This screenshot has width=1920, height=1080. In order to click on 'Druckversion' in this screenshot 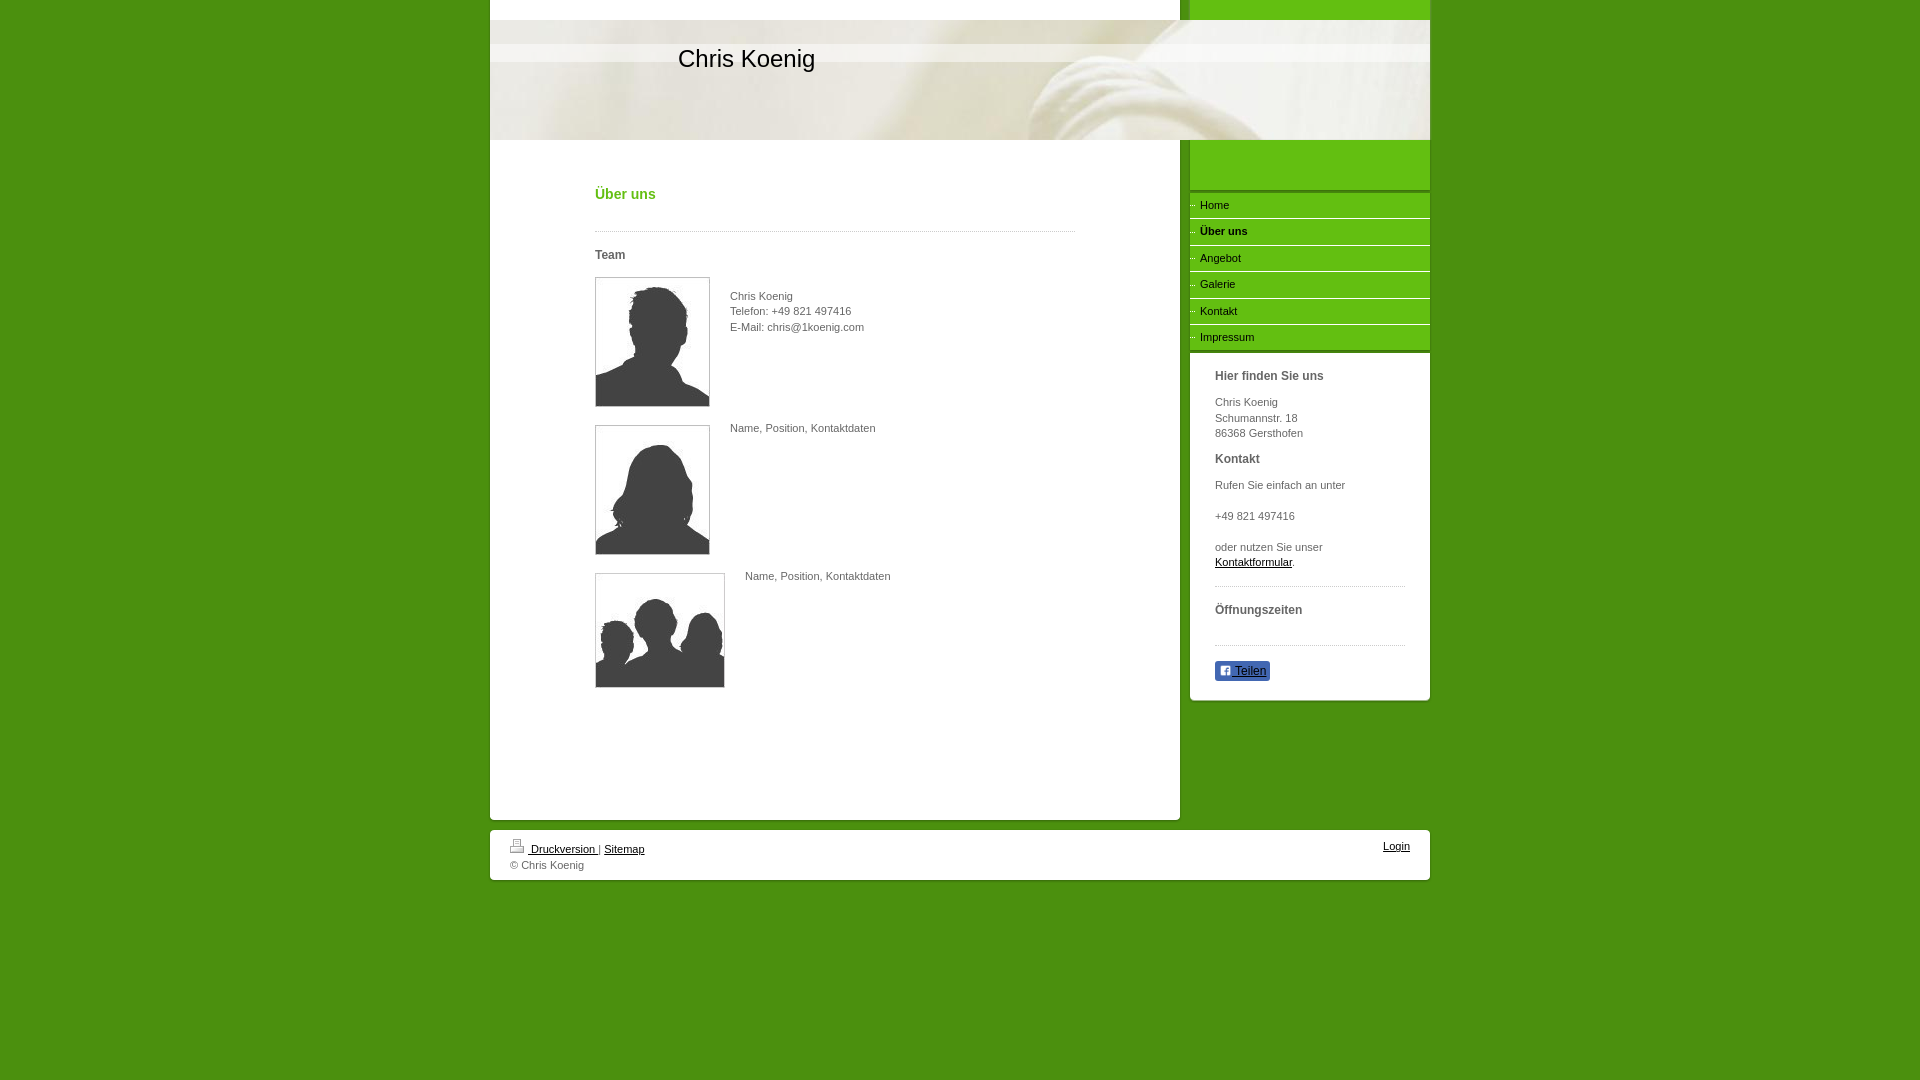, I will do `click(553, 848)`.